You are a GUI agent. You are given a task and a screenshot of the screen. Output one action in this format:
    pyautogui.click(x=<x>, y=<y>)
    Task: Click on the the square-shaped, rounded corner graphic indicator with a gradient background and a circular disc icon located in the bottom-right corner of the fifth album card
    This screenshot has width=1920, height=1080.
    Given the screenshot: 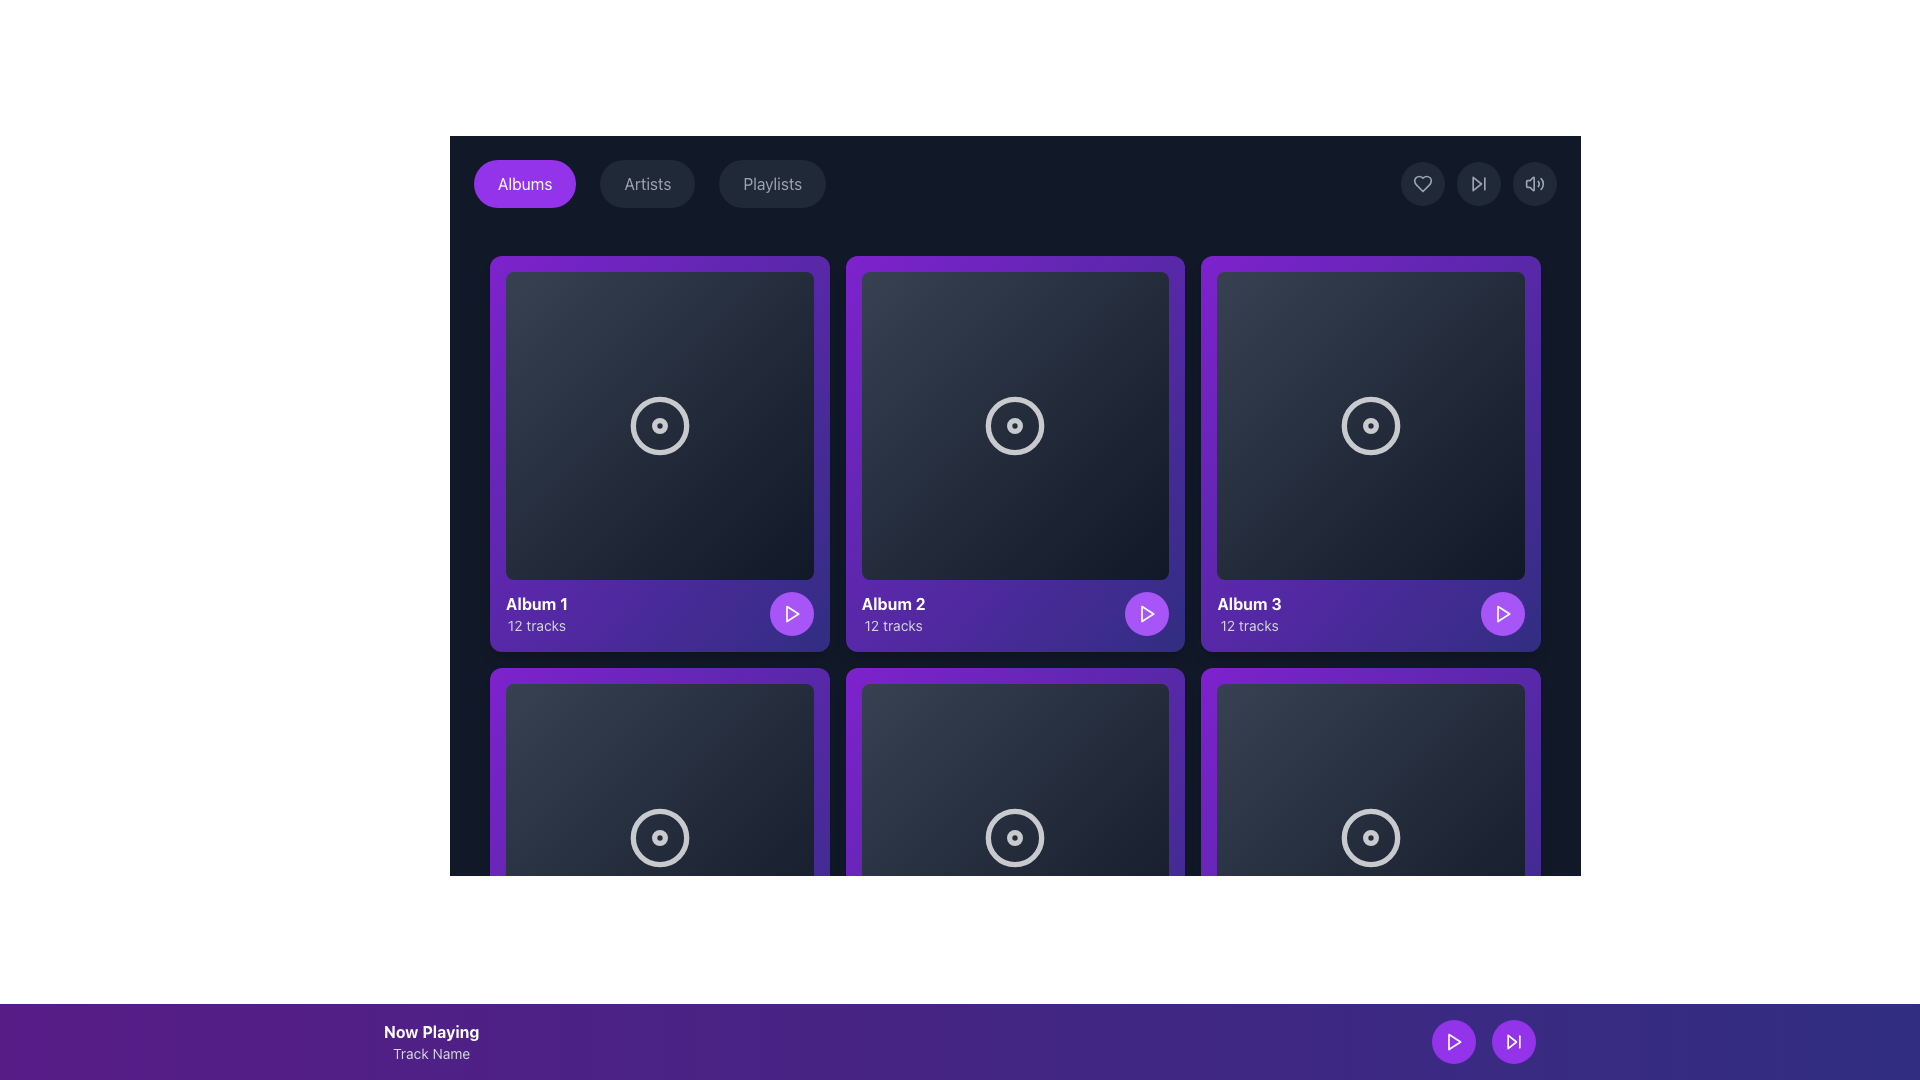 What is the action you would take?
    pyautogui.click(x=1370, y=837)
    